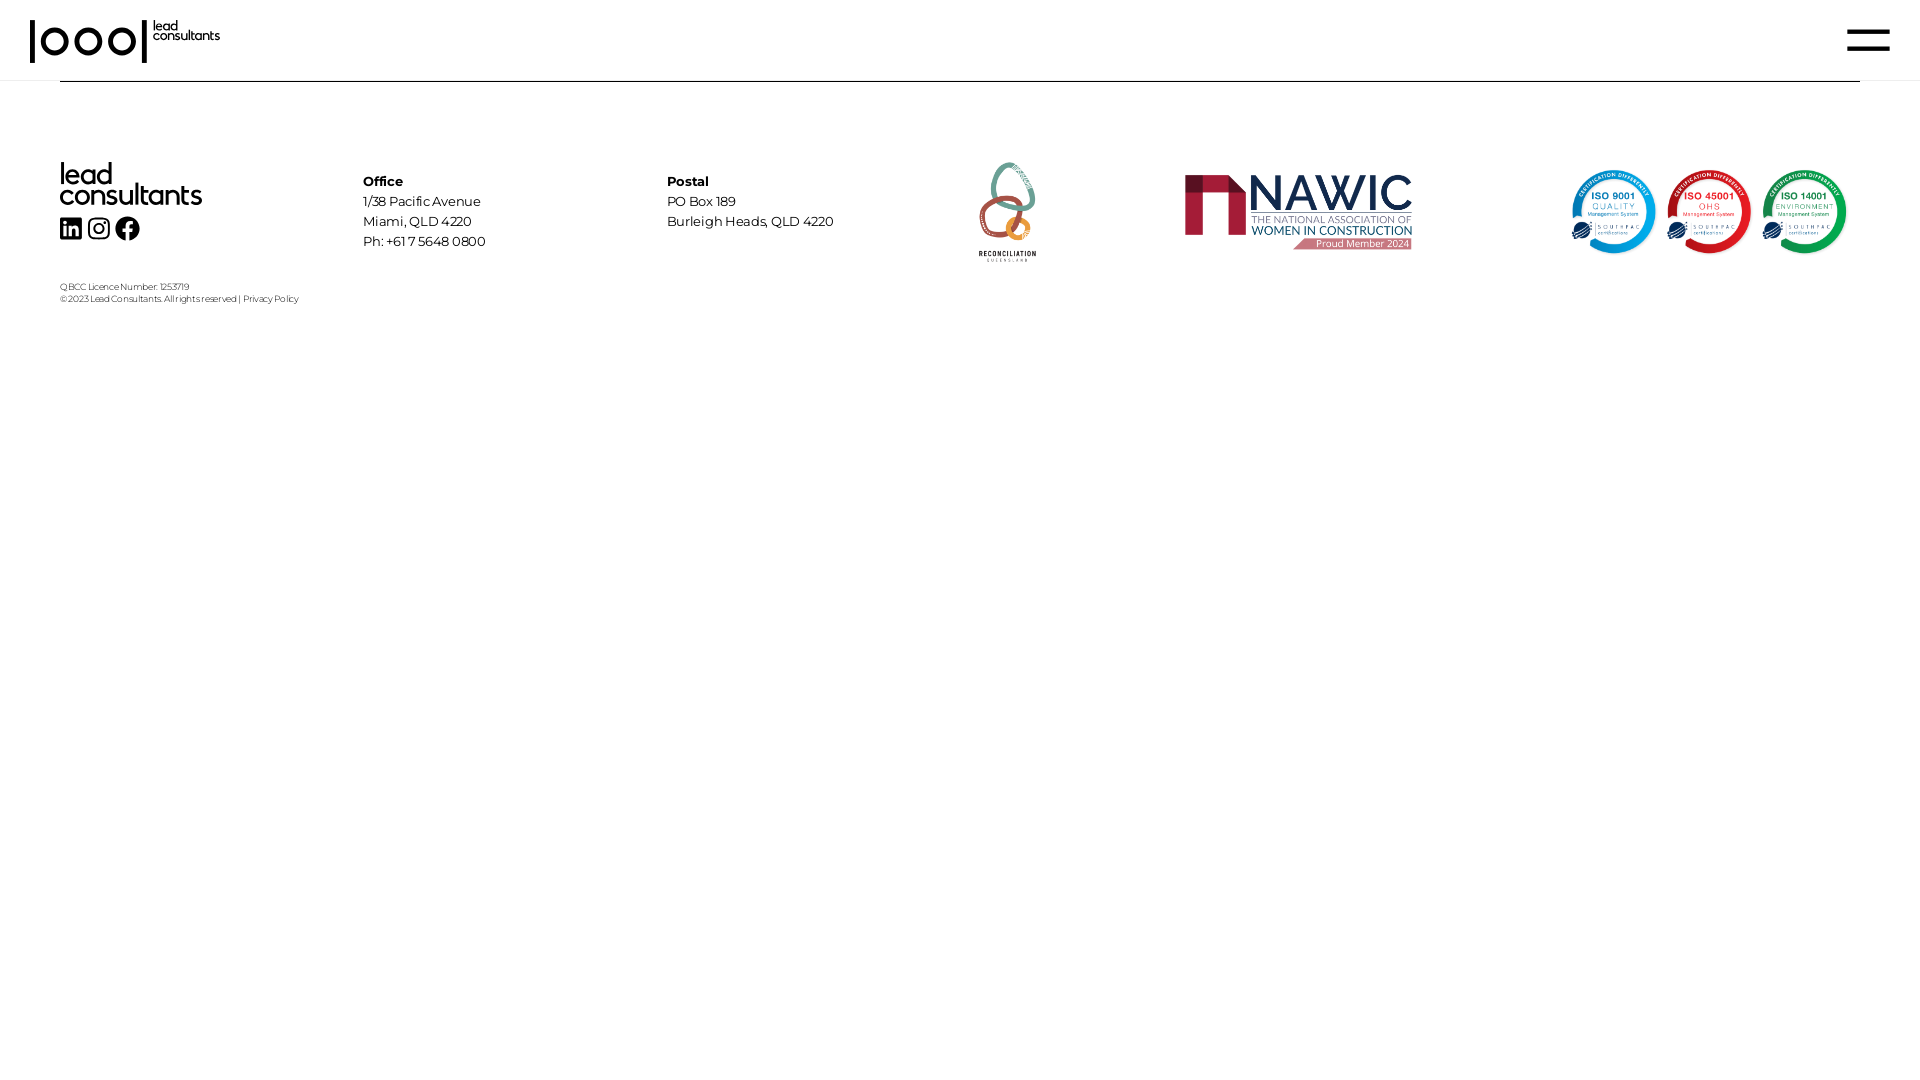 Image resolution: width=1920 pixels, height=1080 pixels. I want to click on '1/38 Pacific Avenue, so click(363, 211).